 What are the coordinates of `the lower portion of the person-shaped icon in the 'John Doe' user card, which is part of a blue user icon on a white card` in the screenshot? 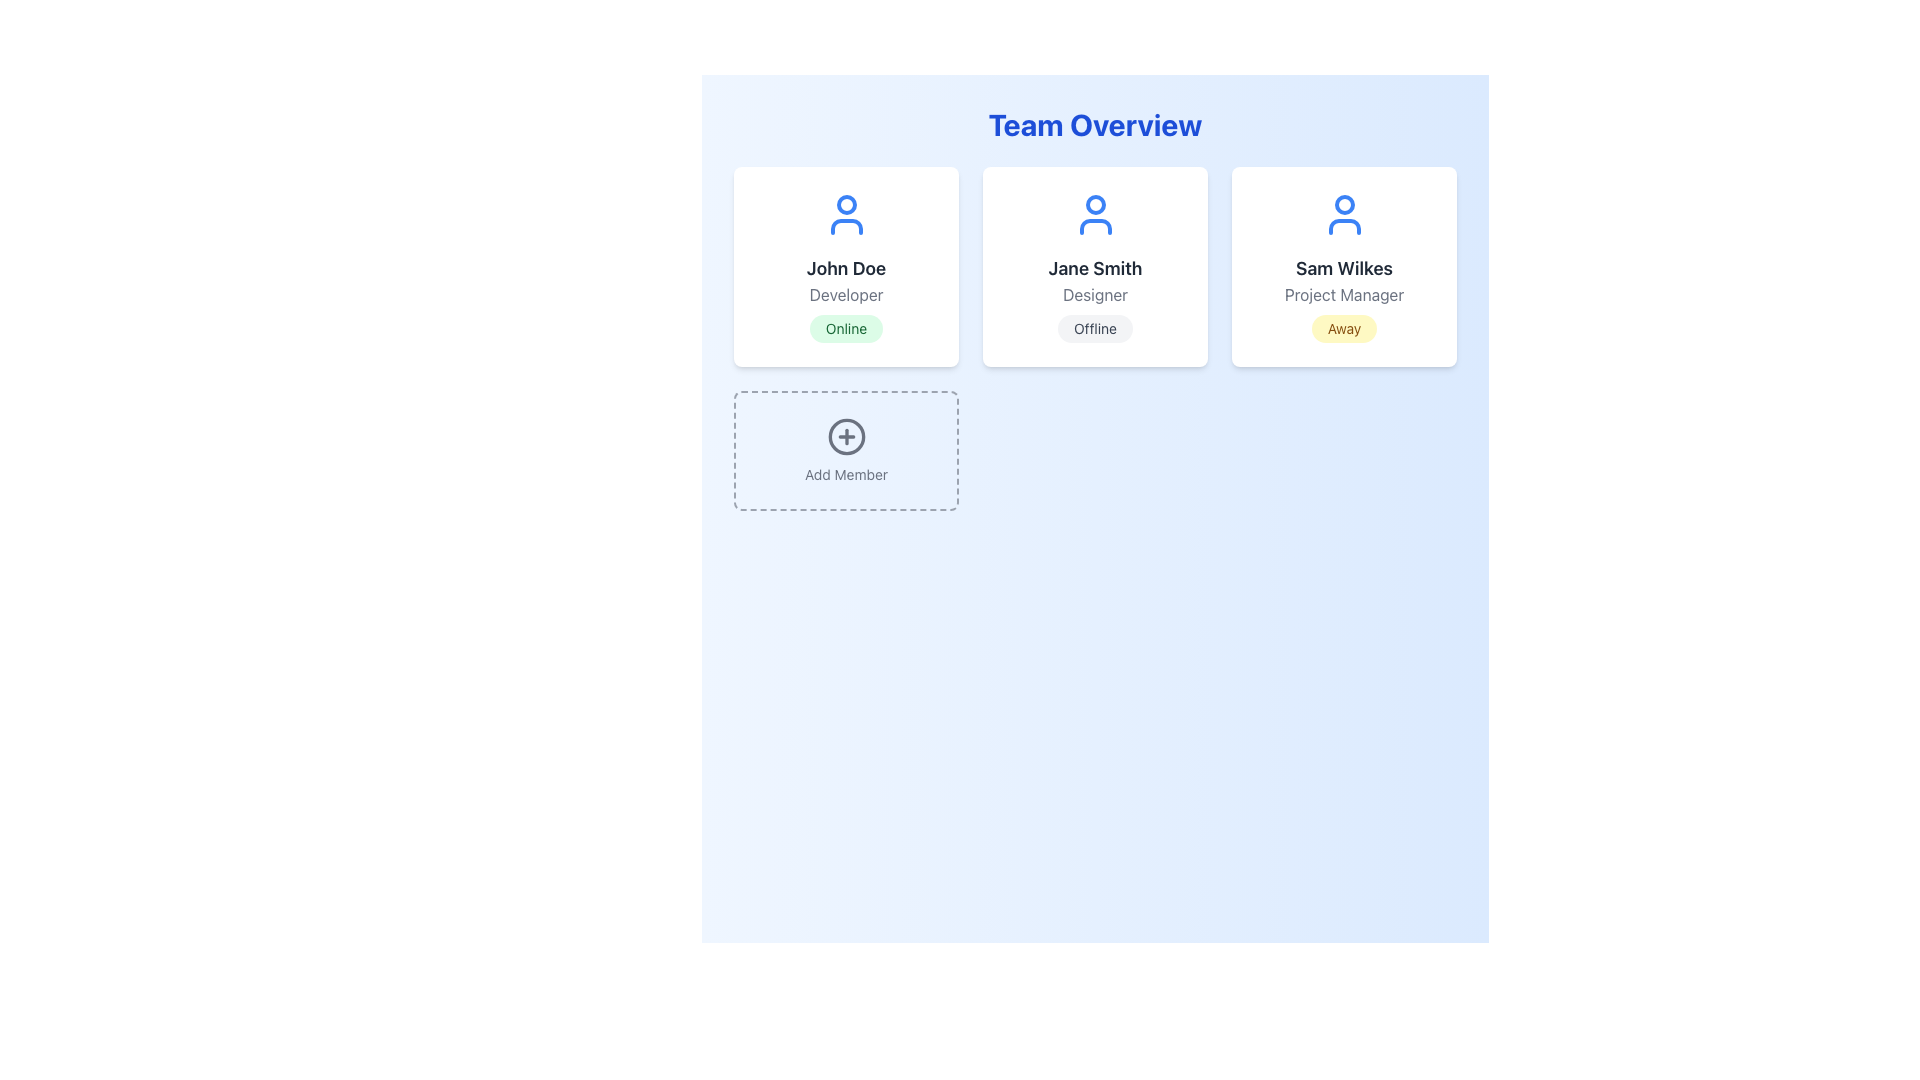 It's located at (846, 226).